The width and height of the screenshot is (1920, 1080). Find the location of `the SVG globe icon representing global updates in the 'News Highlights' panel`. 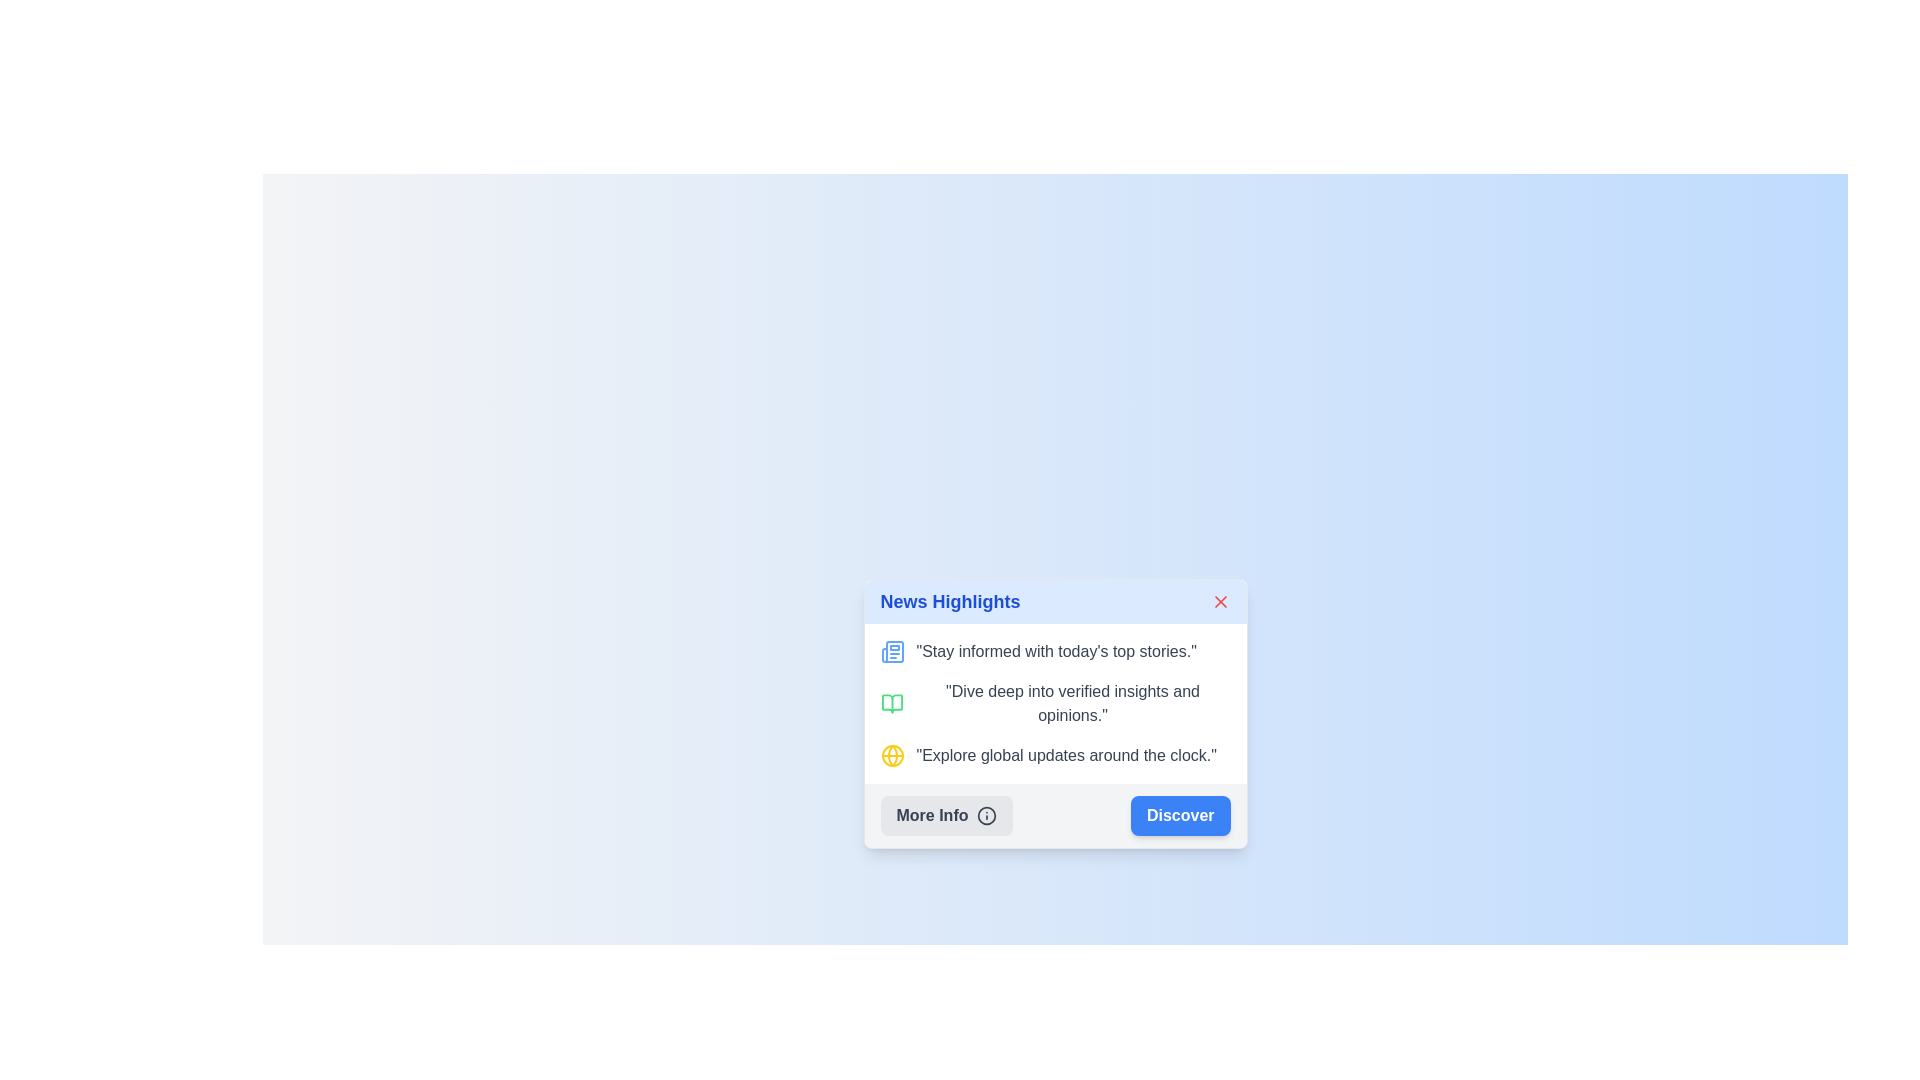

the SVG globe icon representing global updates in the 'News Highlights' panel is located at coordinates (891, 756).